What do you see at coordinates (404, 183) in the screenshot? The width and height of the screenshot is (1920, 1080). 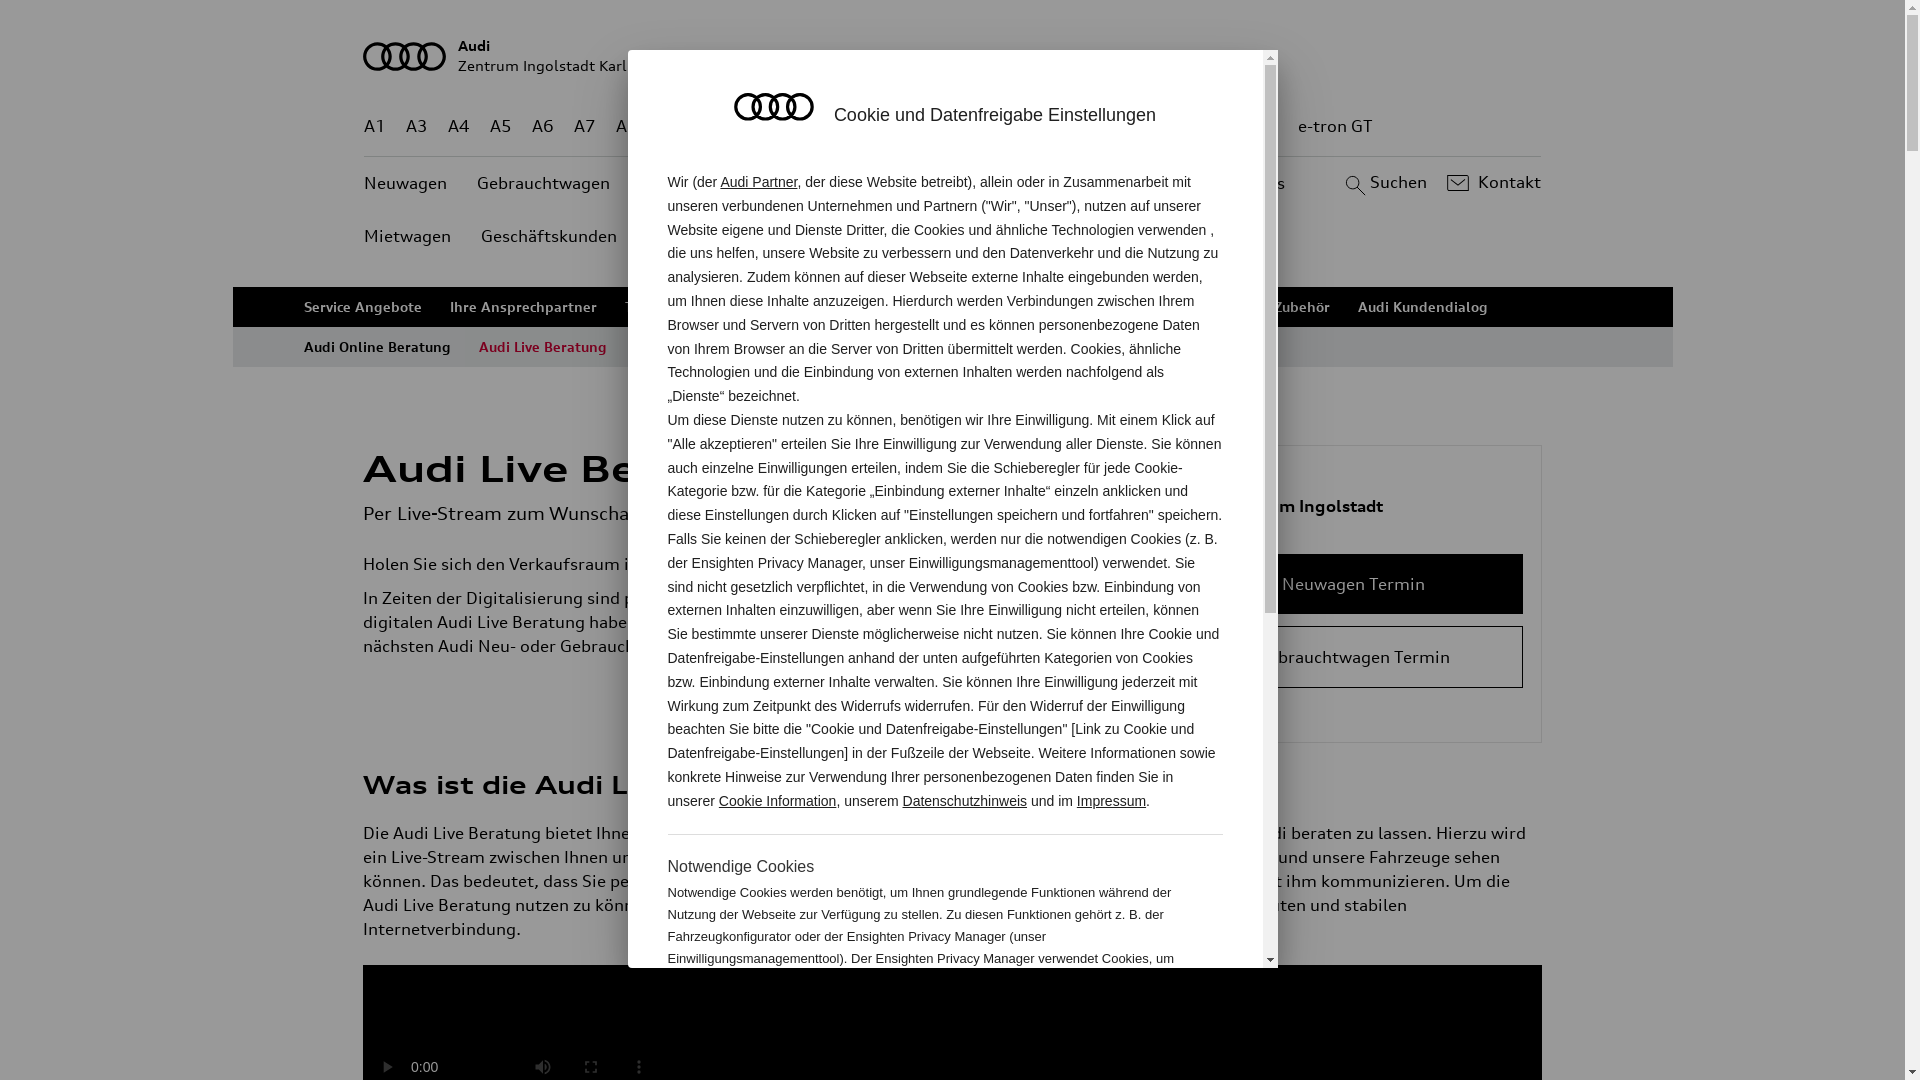 I see `'Neuwagen'` at bounding box center [404, 183].